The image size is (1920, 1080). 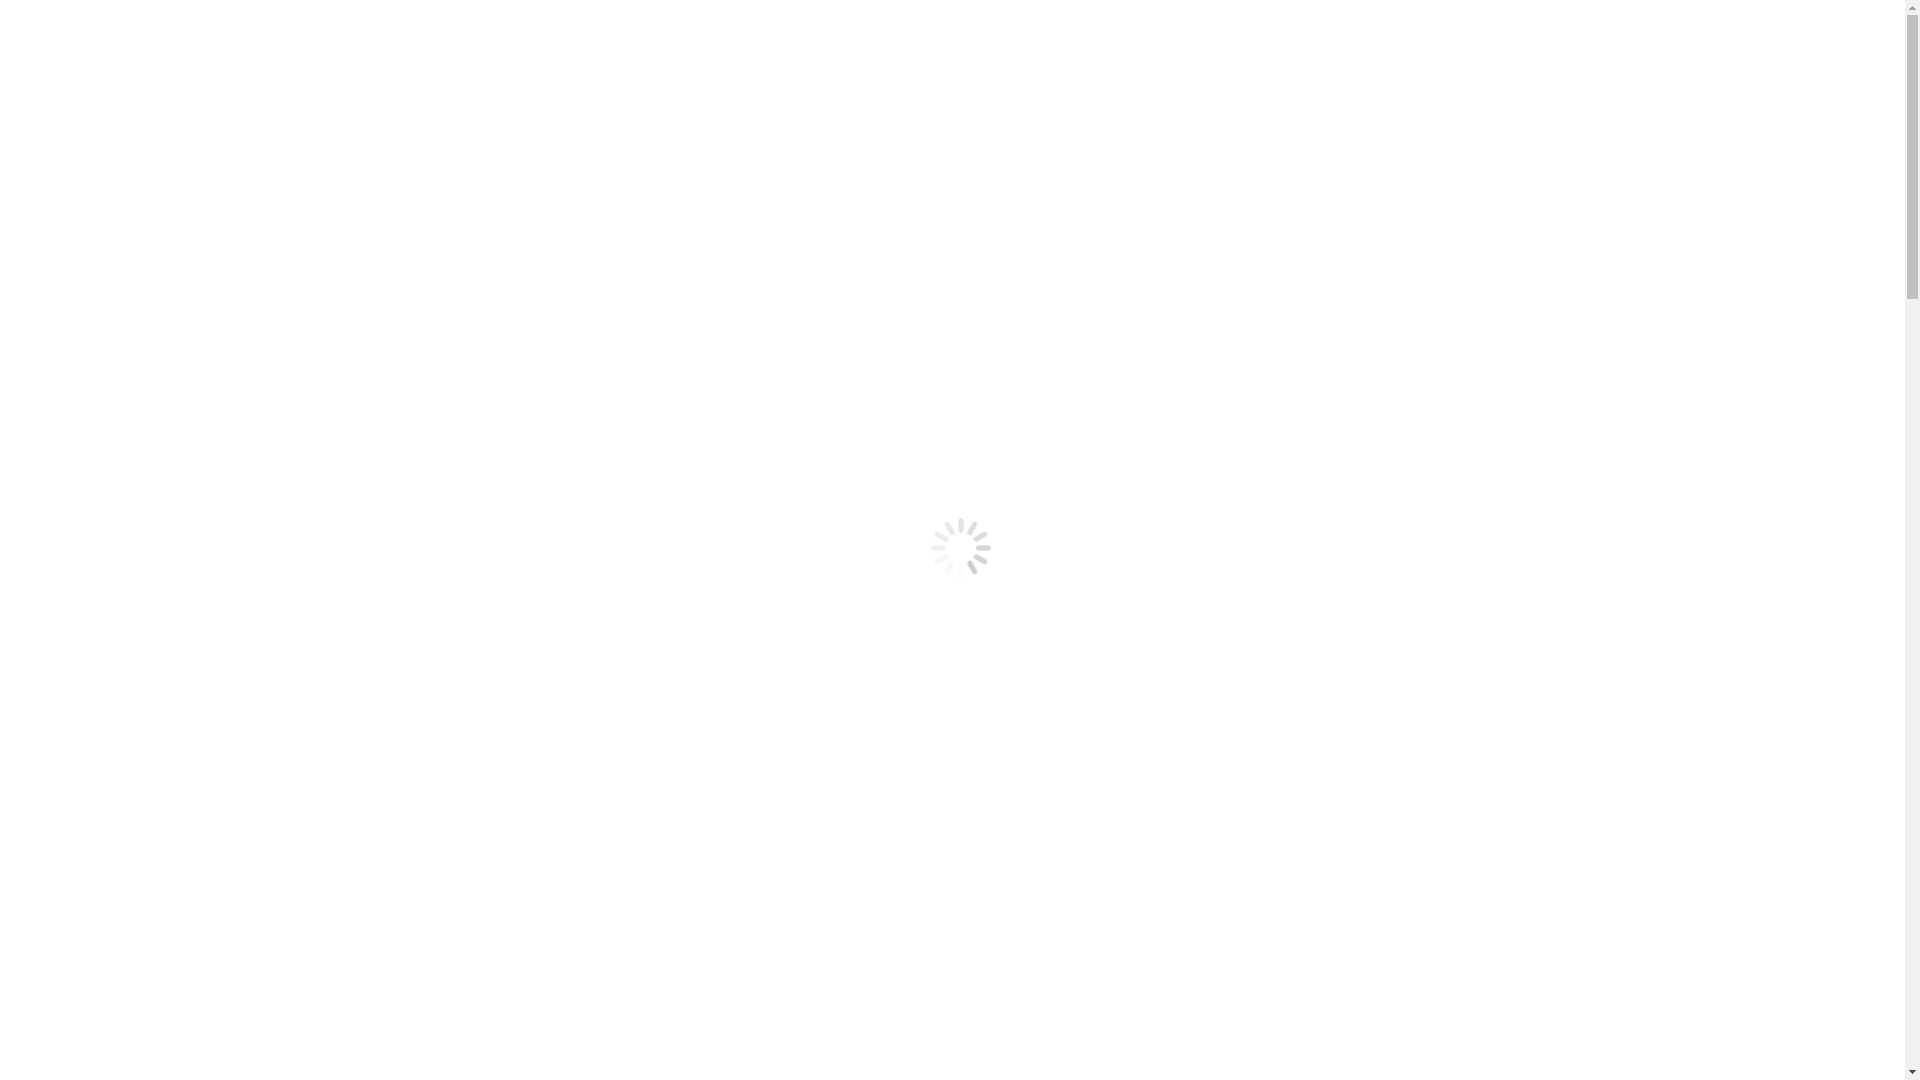 What do you see at coordinates (127, 51) in the screenshot?
I see `'Facebook page opens in new window'` at bounding box center [127, 51].